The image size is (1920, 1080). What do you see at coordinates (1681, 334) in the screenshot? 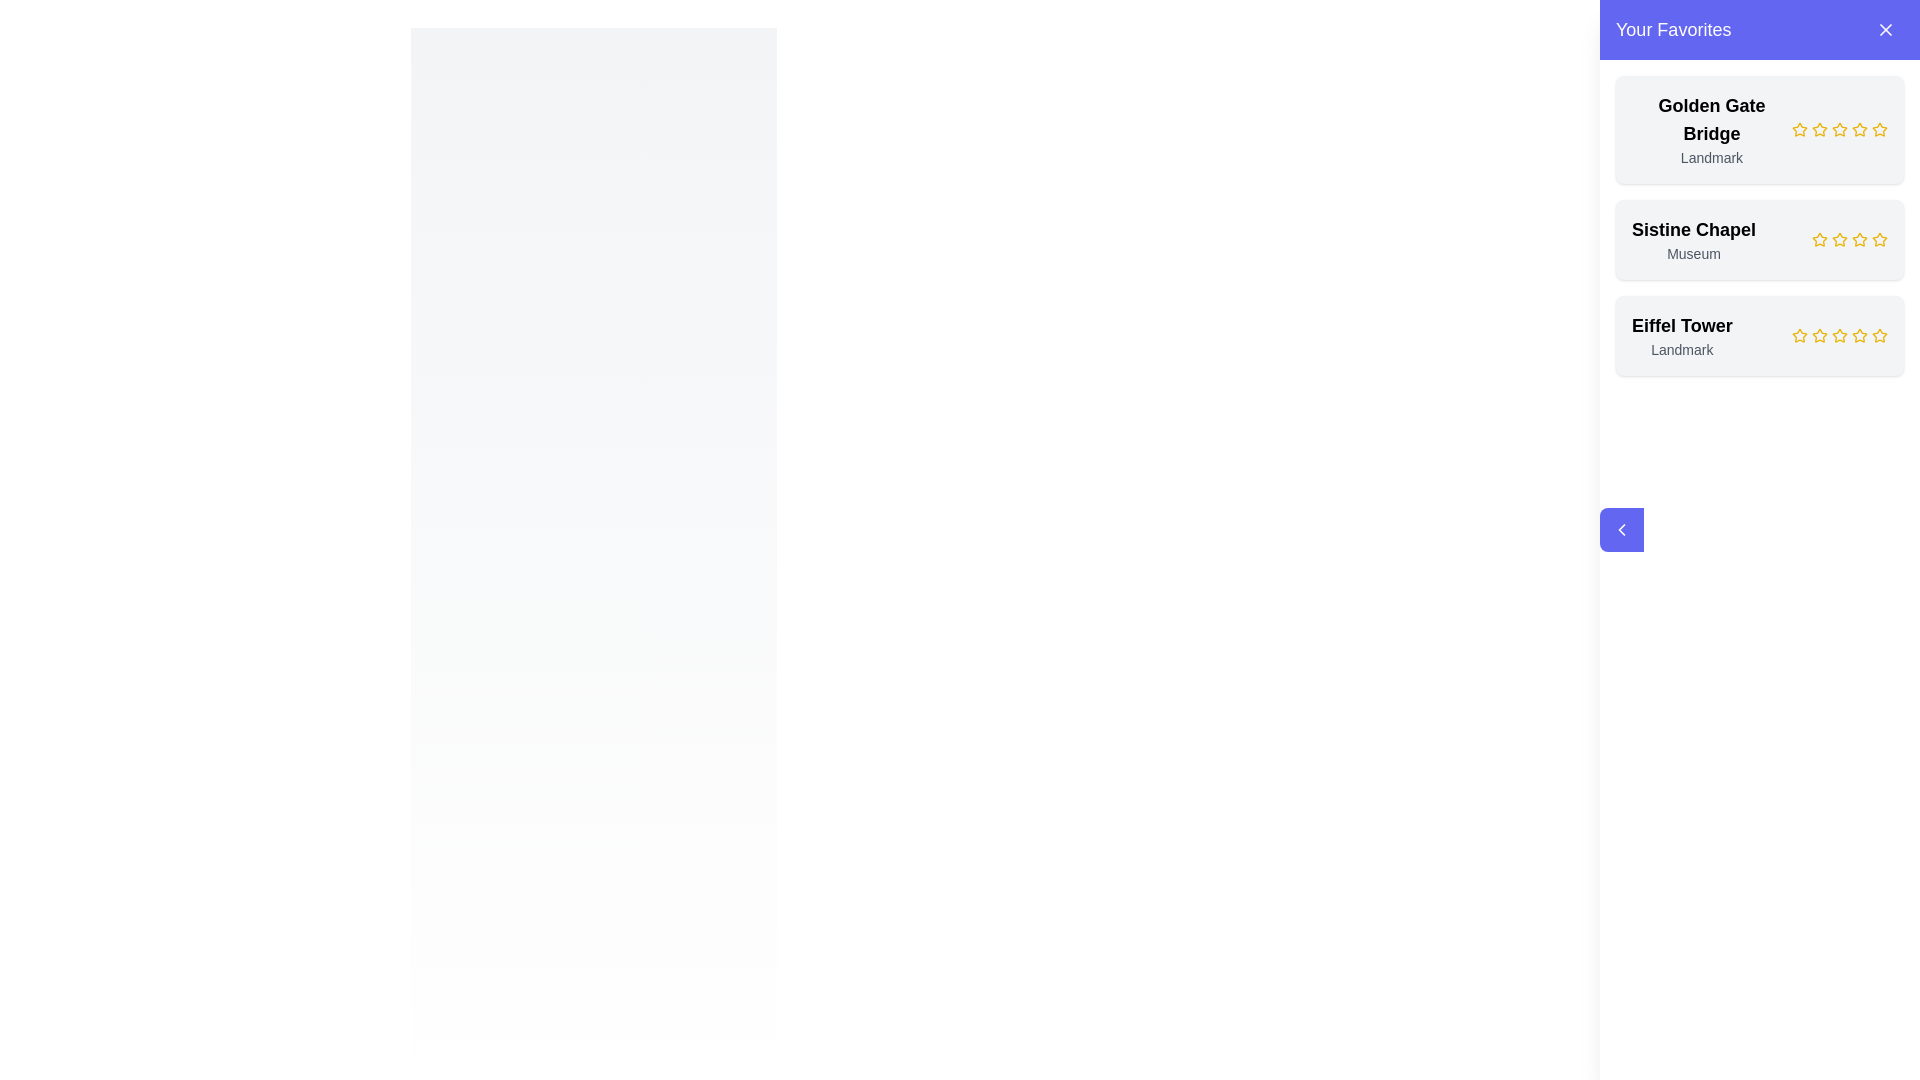
I see `the text label displaying 'Eiffel Tower' with the caption 'Landmark' located in the upper-left region of the bottom card in a vertically stacked list` at bounding box center [1681, 334].